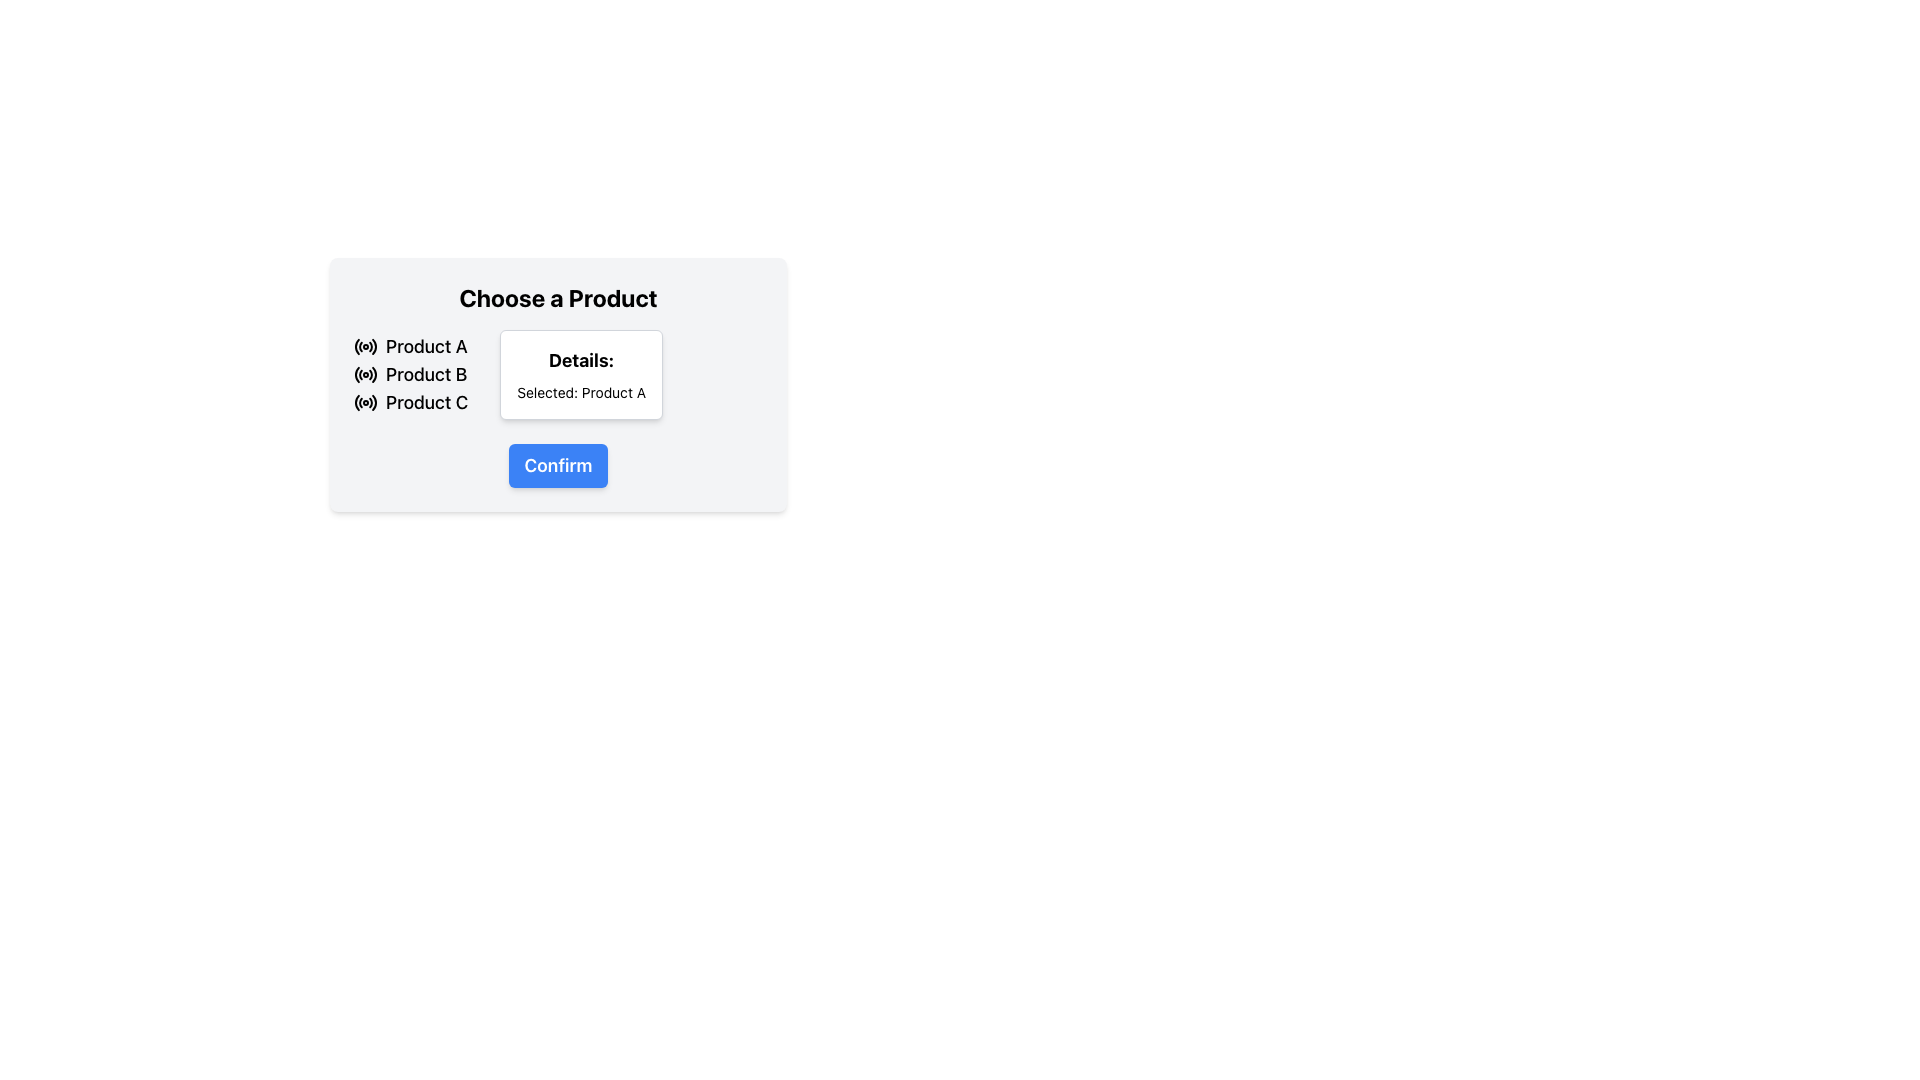  I want to click on the confirm button located at the bottom of the white card with a gray shadow to confirm the selection, so click(558, 466).